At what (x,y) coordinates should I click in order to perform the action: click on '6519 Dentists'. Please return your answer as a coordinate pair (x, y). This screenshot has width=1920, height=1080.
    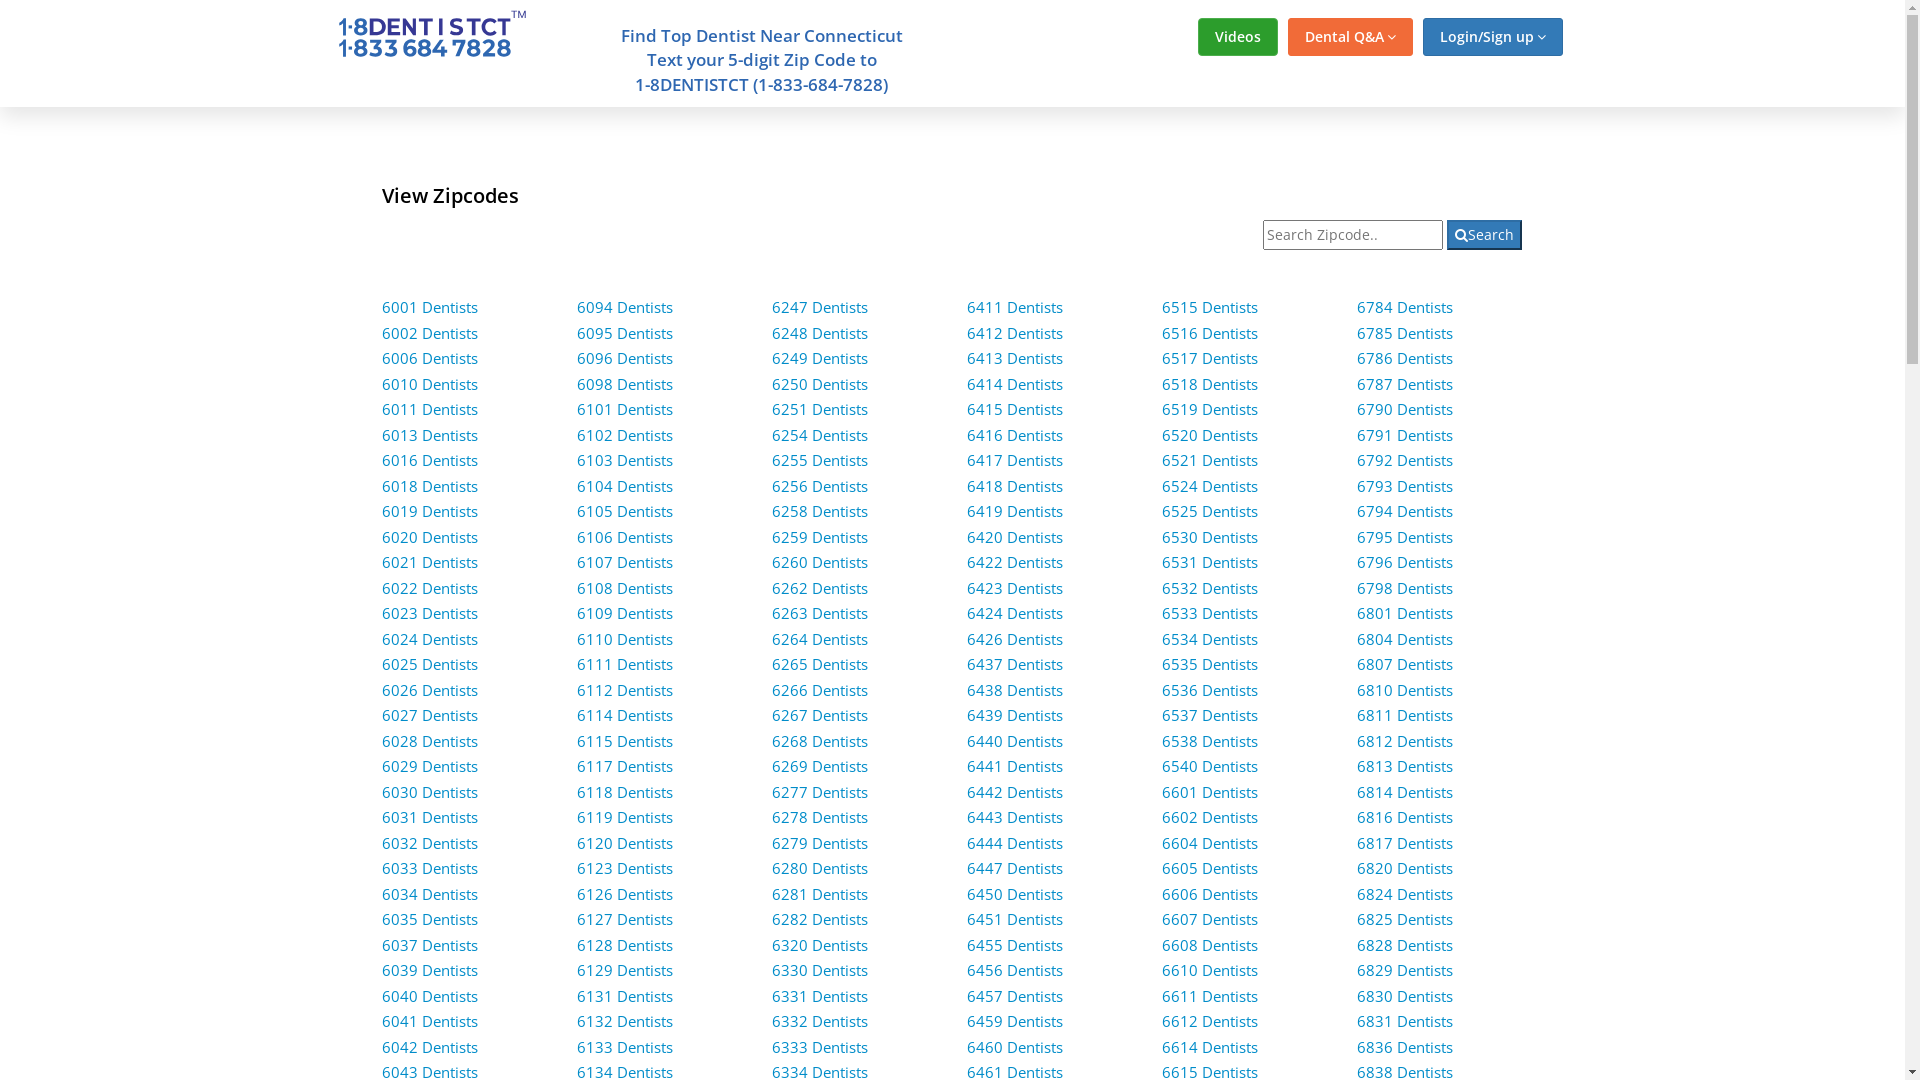
    Looking at the image, I should click on (1208, 407).